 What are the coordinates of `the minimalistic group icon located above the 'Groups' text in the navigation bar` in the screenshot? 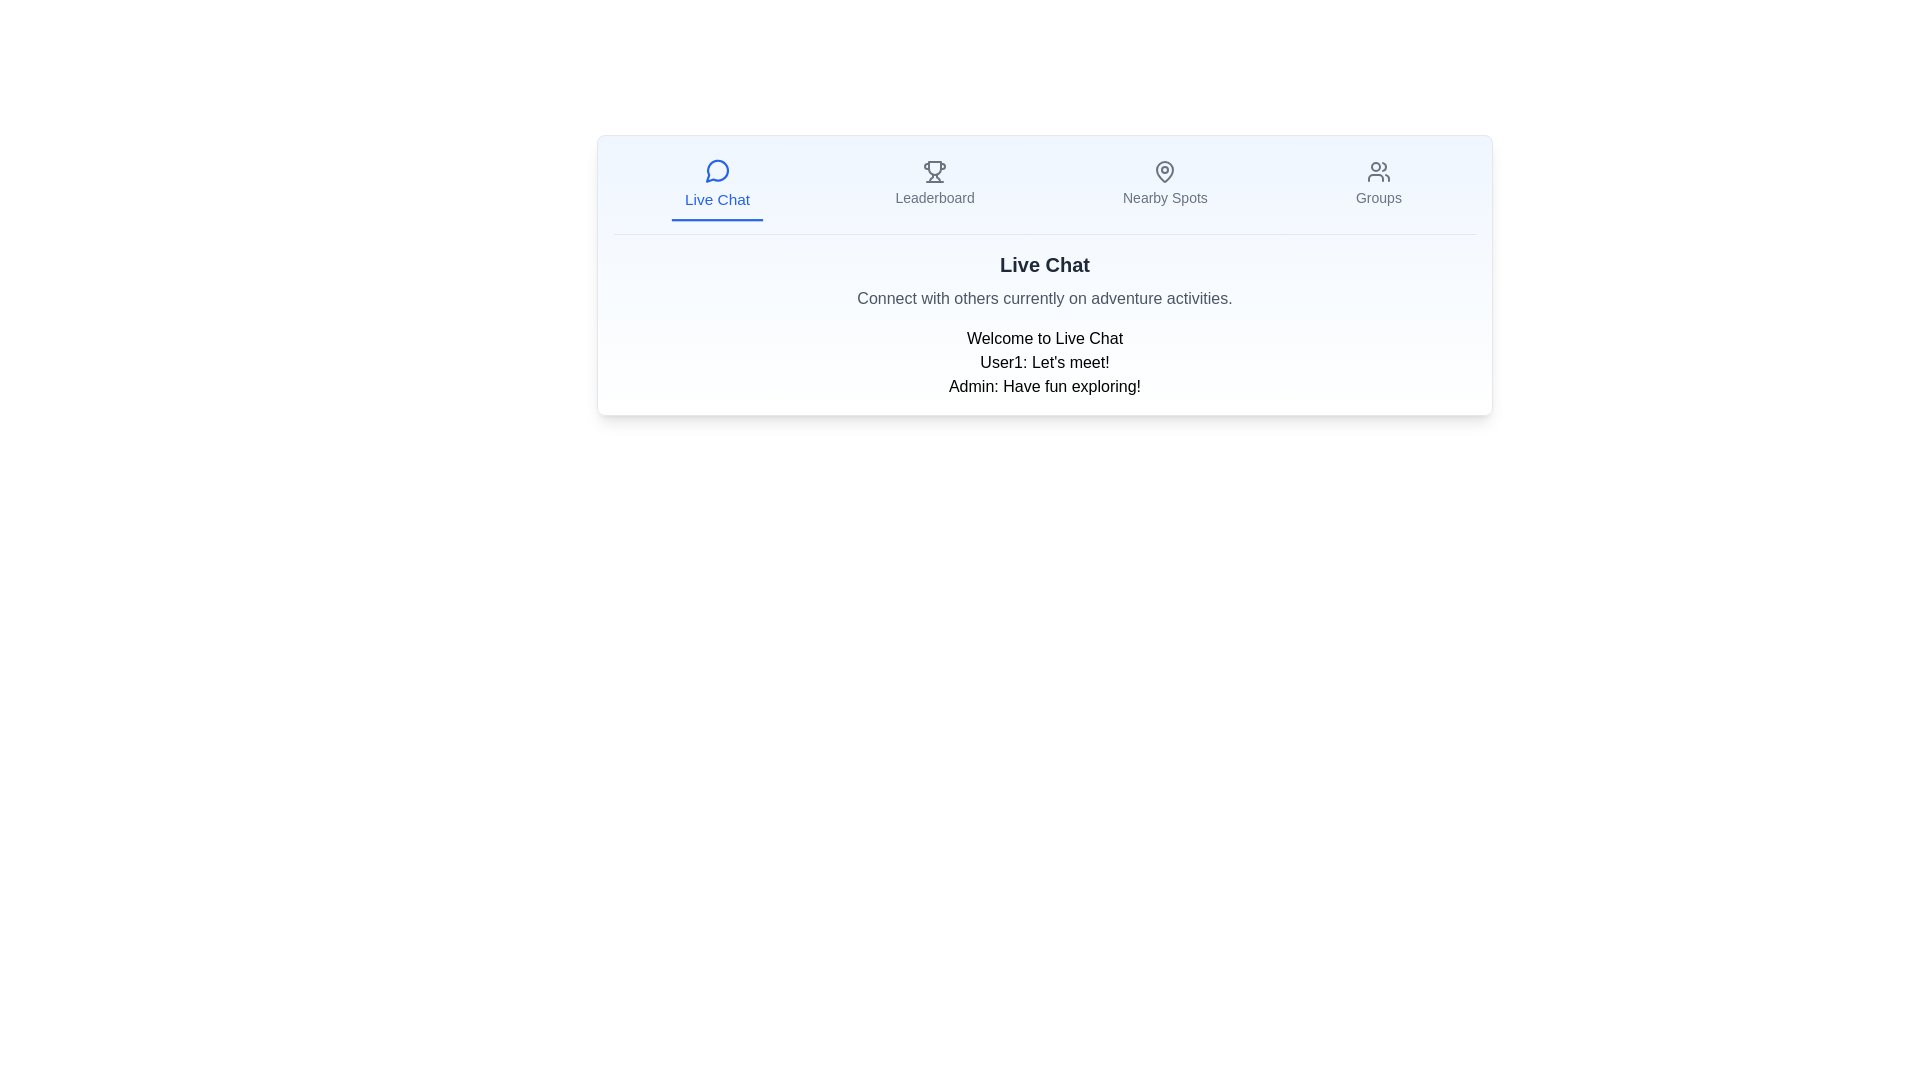 It's located at (1377, 171).